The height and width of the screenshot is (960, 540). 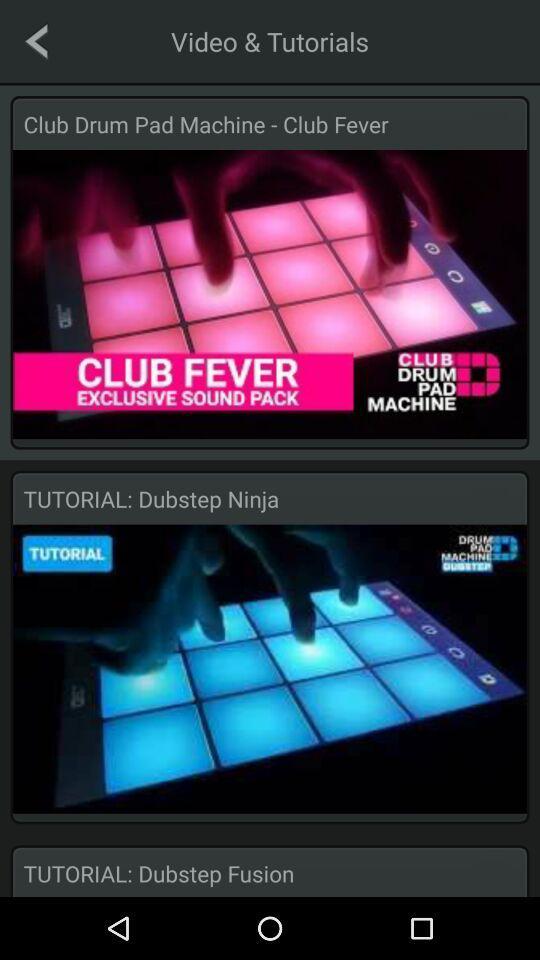 What do you see at coordinates (36, 40) in the screenshot?
I see `the item at the top left corner` at bounding box center [36, 40].